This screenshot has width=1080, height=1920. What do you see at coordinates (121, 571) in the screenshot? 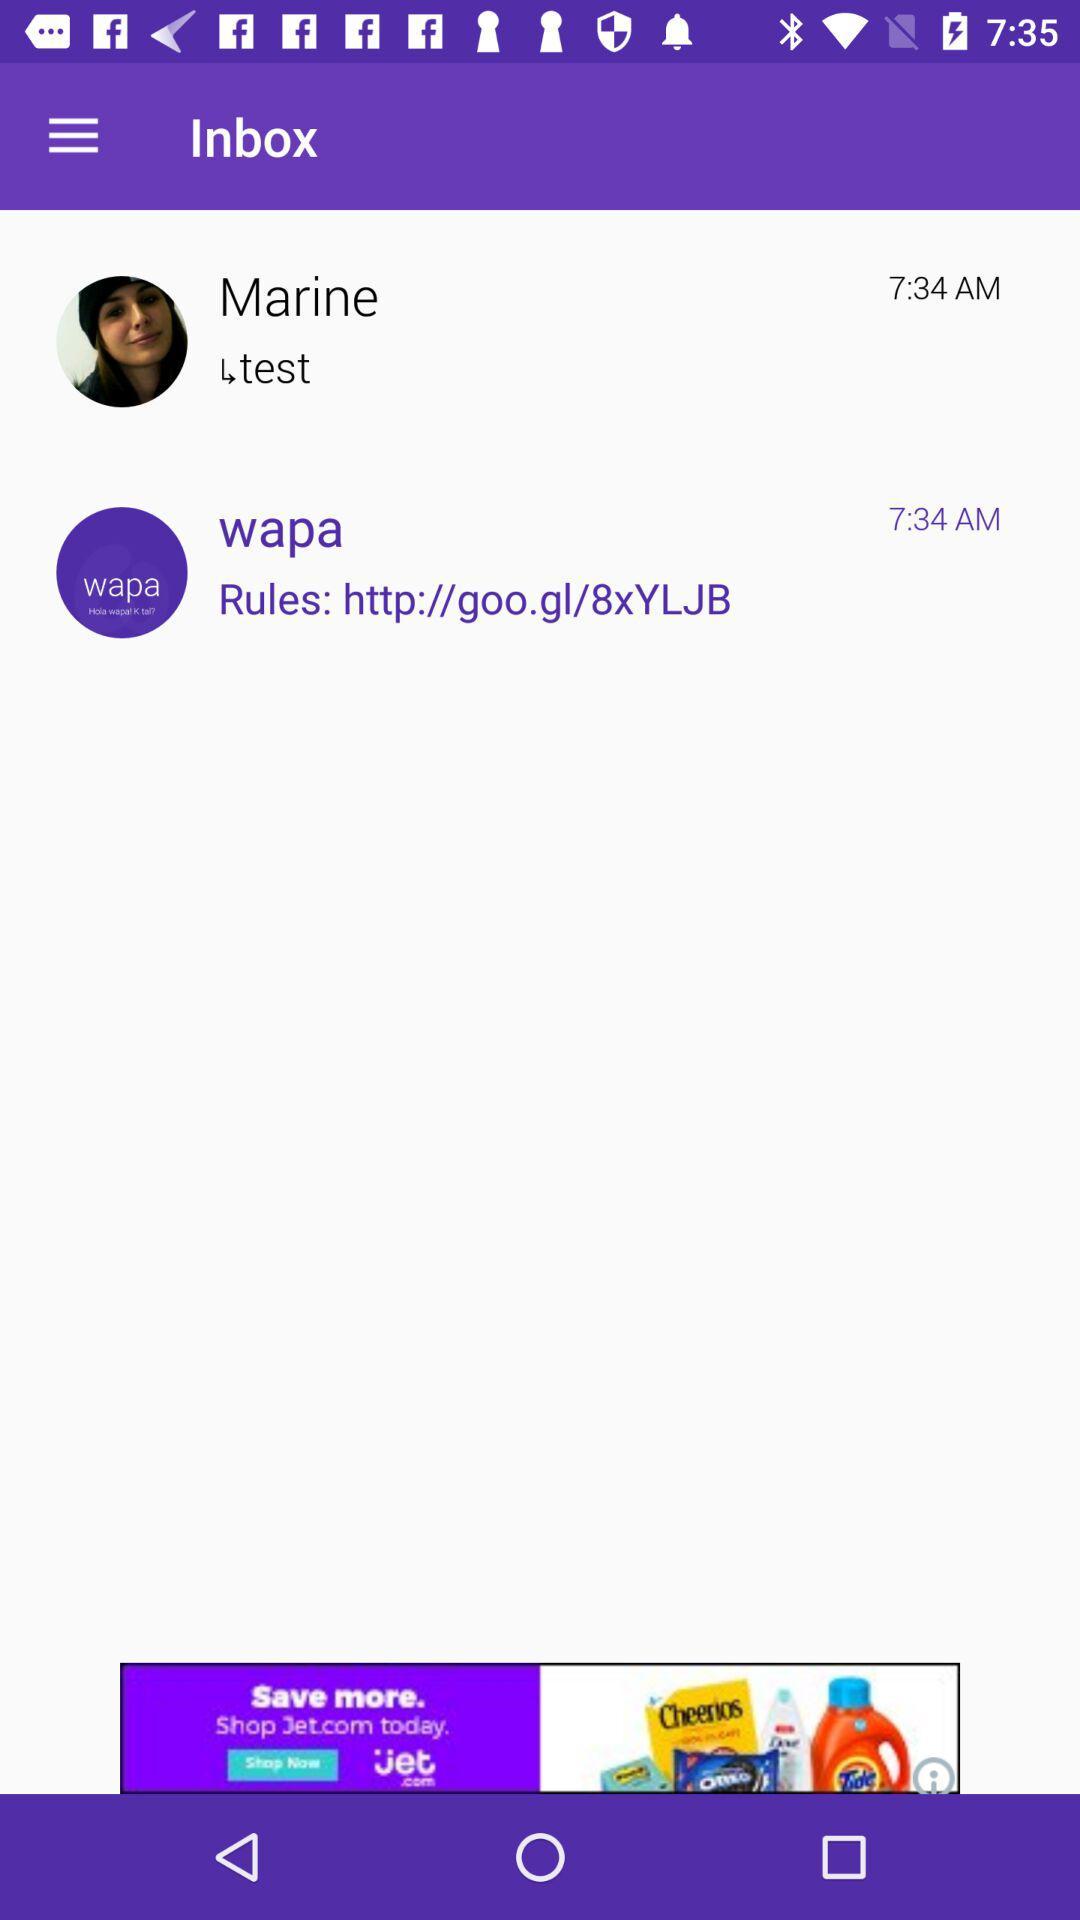
I see `clicking option` at bounding box center [121, 571].